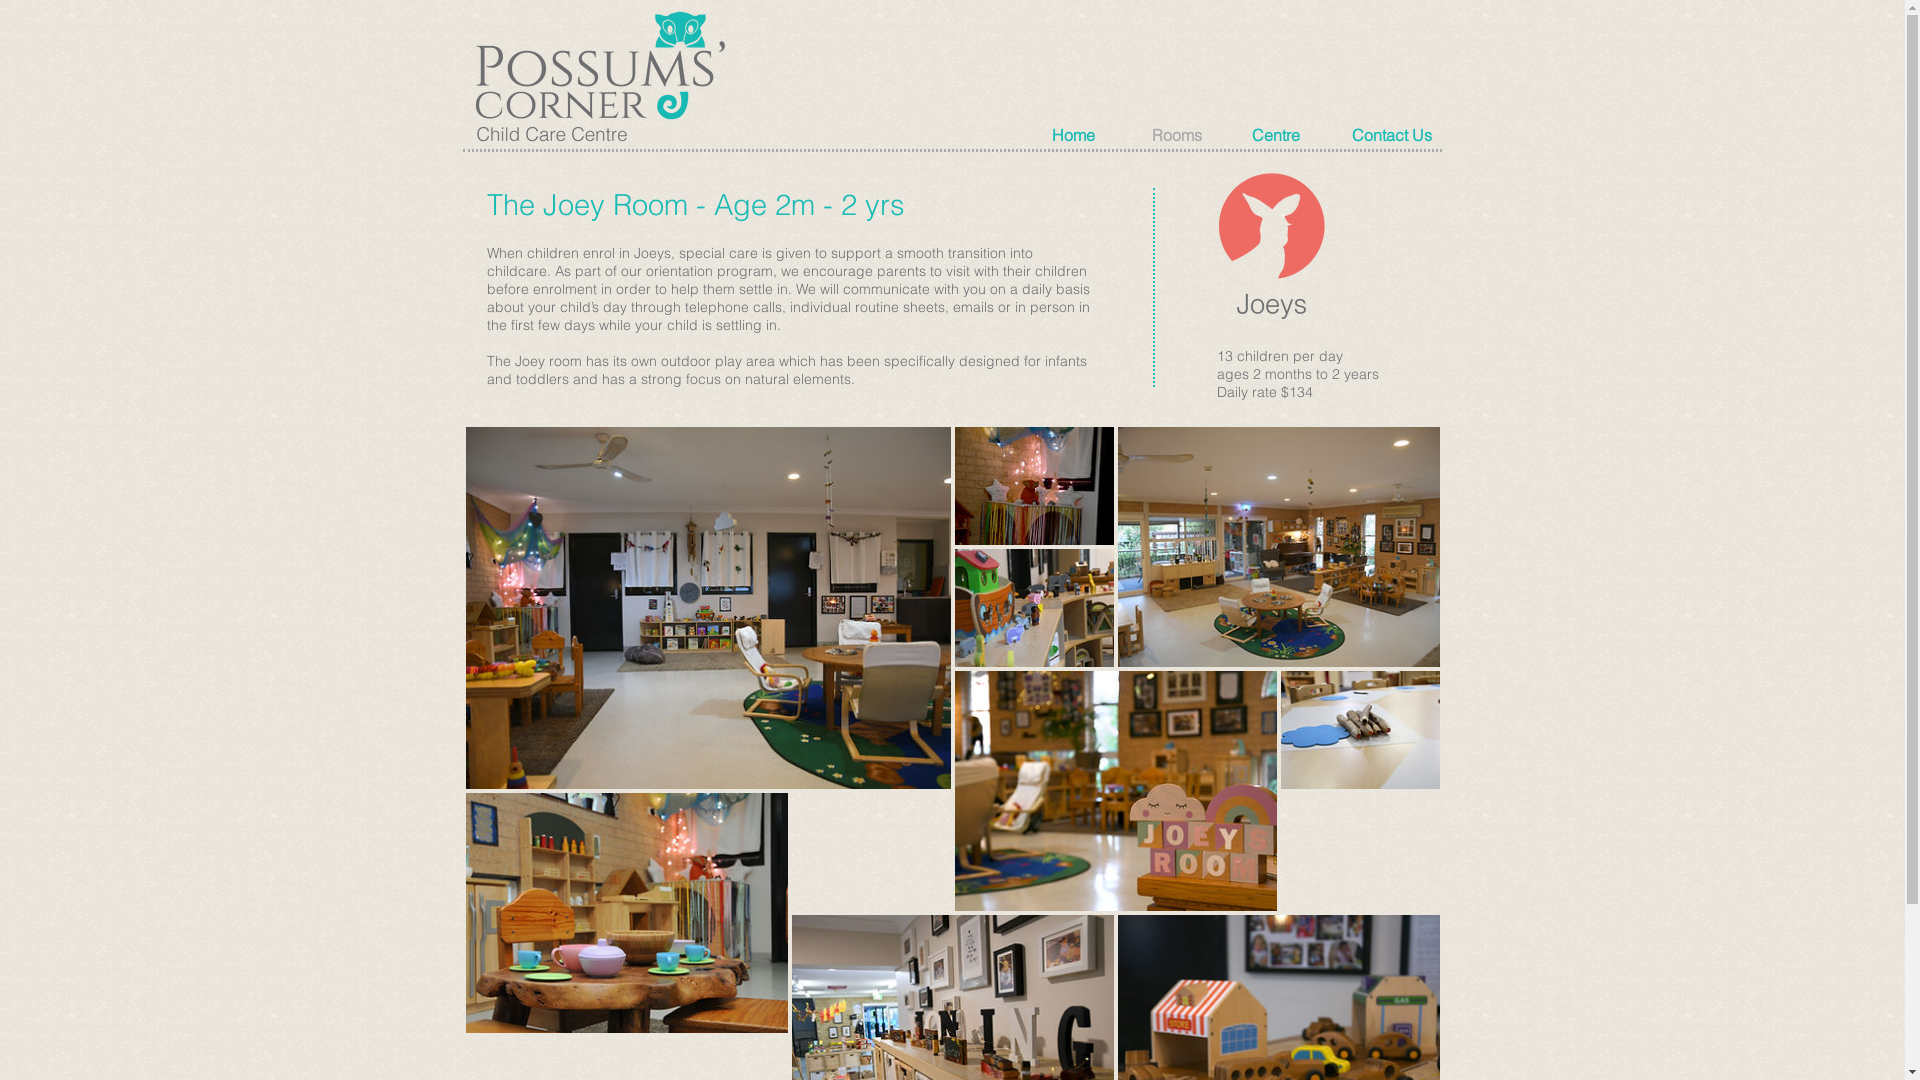 This screenshot has height=1080, width=1920. I want to click on 'Rooms', so click(1191, 135).